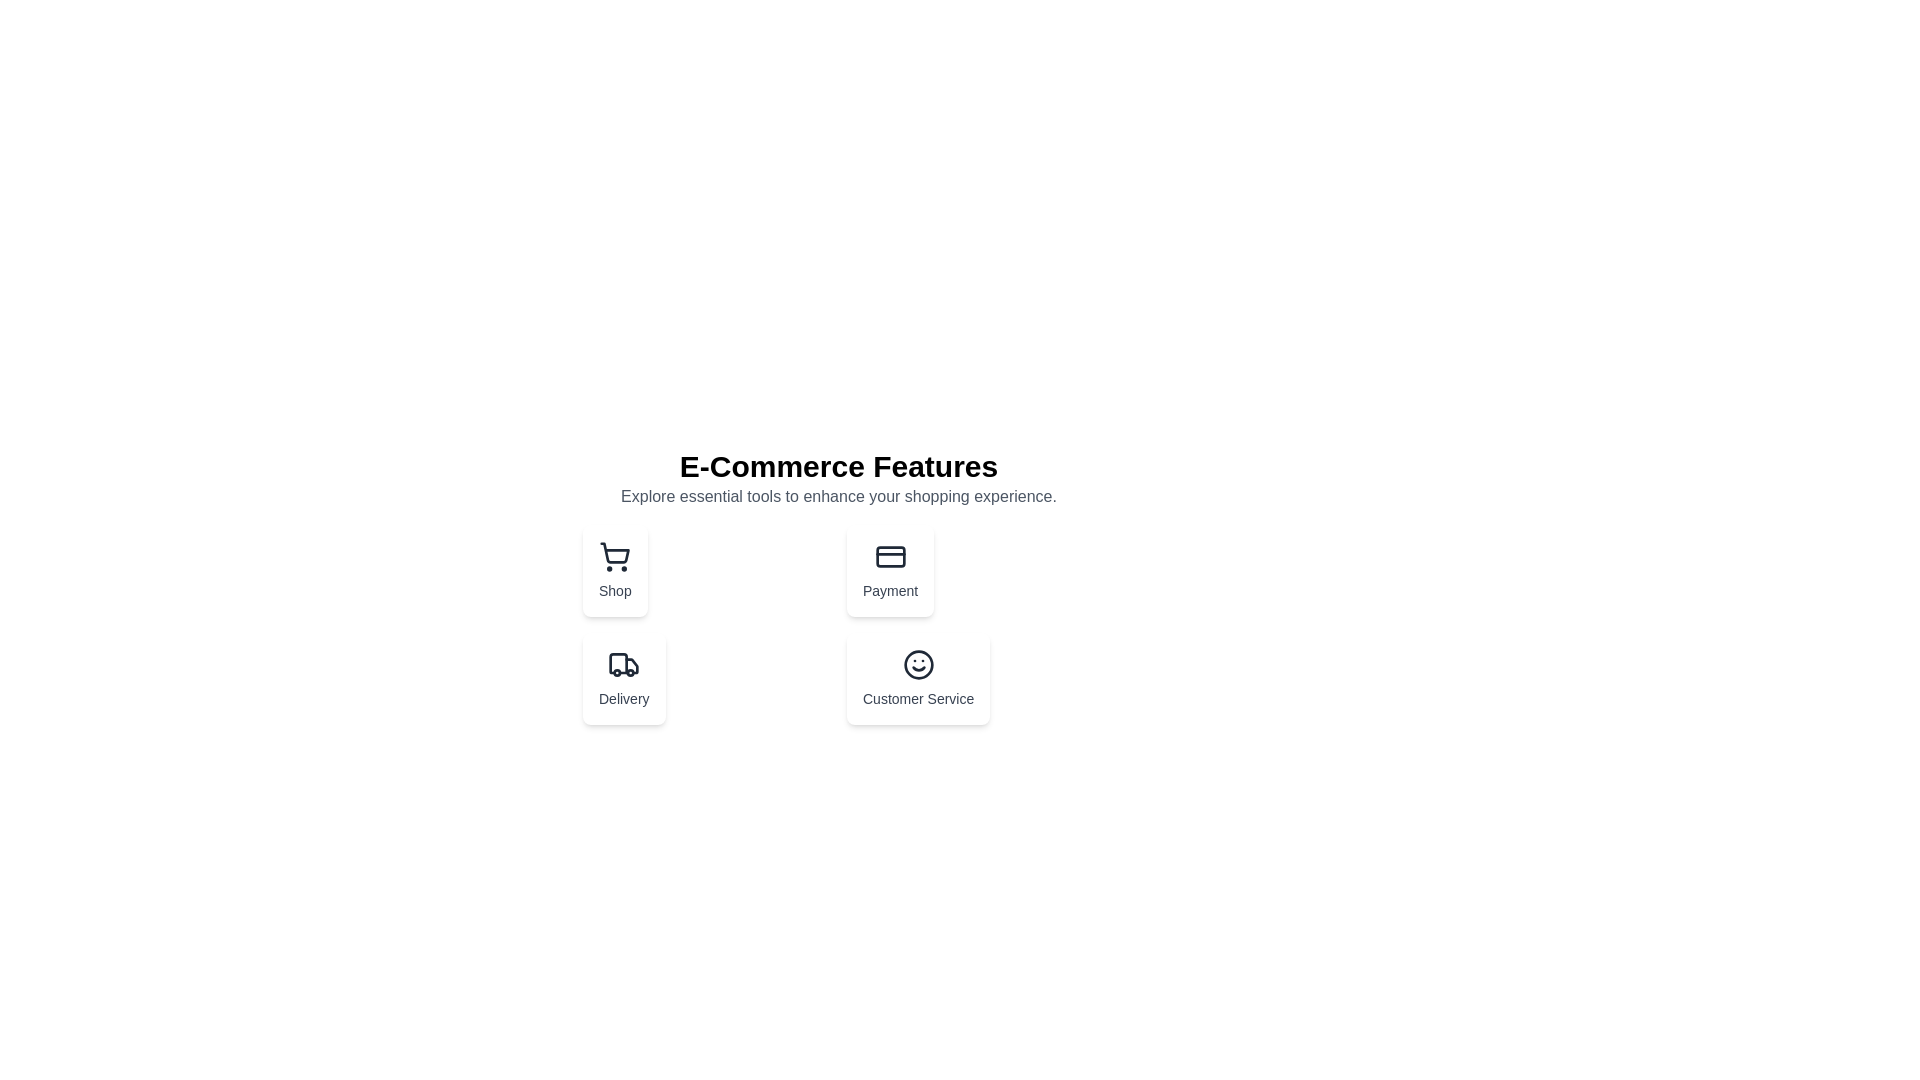 This screenshot has height=1080, width=1920. What do you see at coordinates (889, 570) in the screenshot?
I see `the second card in the grid layout under 'E-Commerce Features'` at bounding box center [889, 570].